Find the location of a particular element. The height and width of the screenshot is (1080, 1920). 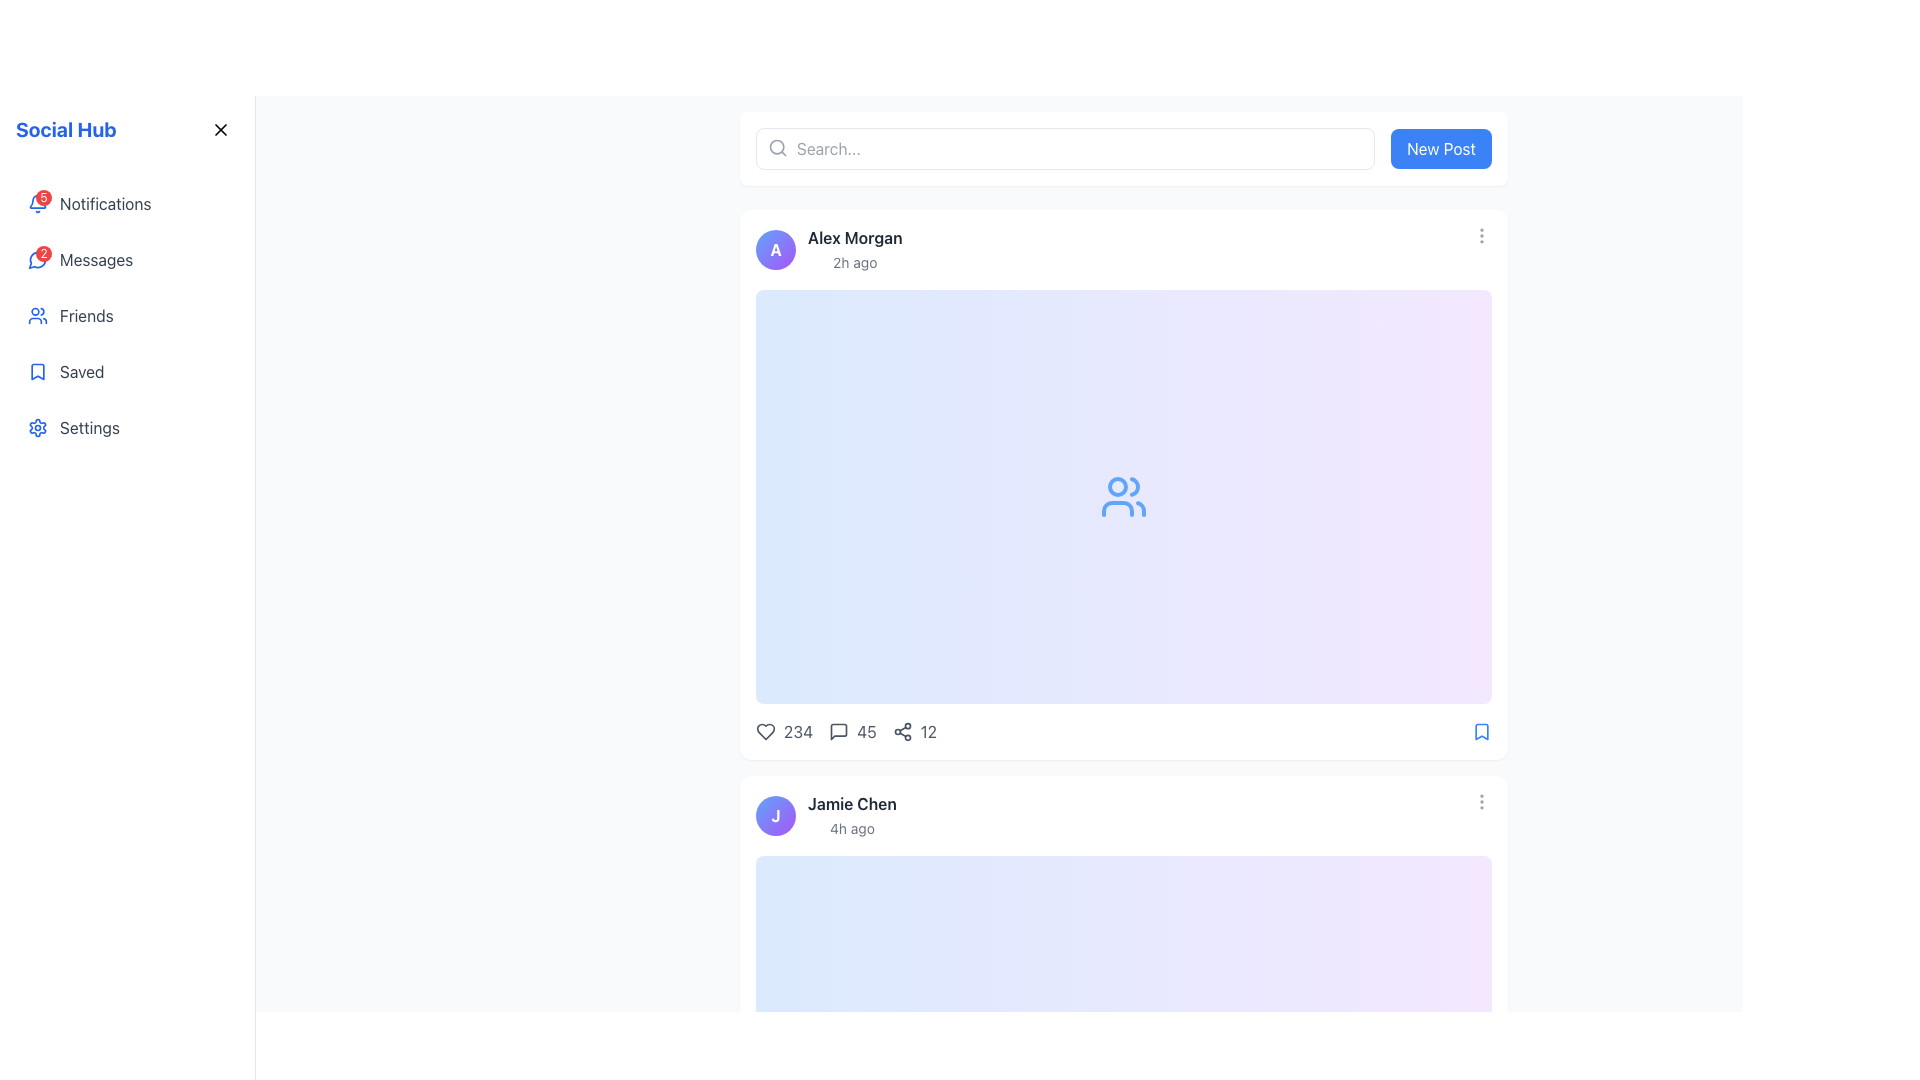

the 'X' icon button located to the right of the 'Social Hub' text label is located at coordinates (220, 130).